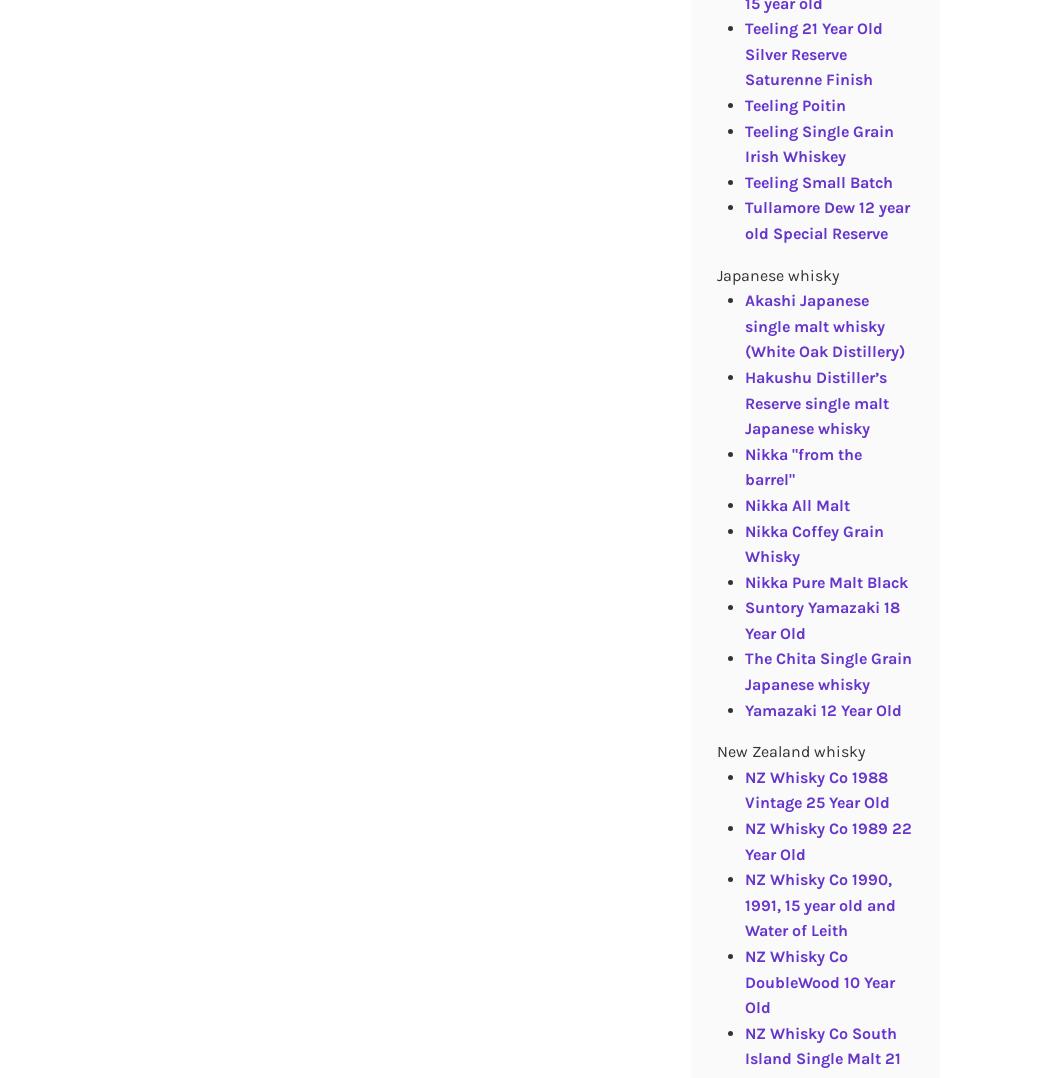  I want to click on 'NZ Whisky Co DoubleWood 10 Year Old', so click(818, 981).